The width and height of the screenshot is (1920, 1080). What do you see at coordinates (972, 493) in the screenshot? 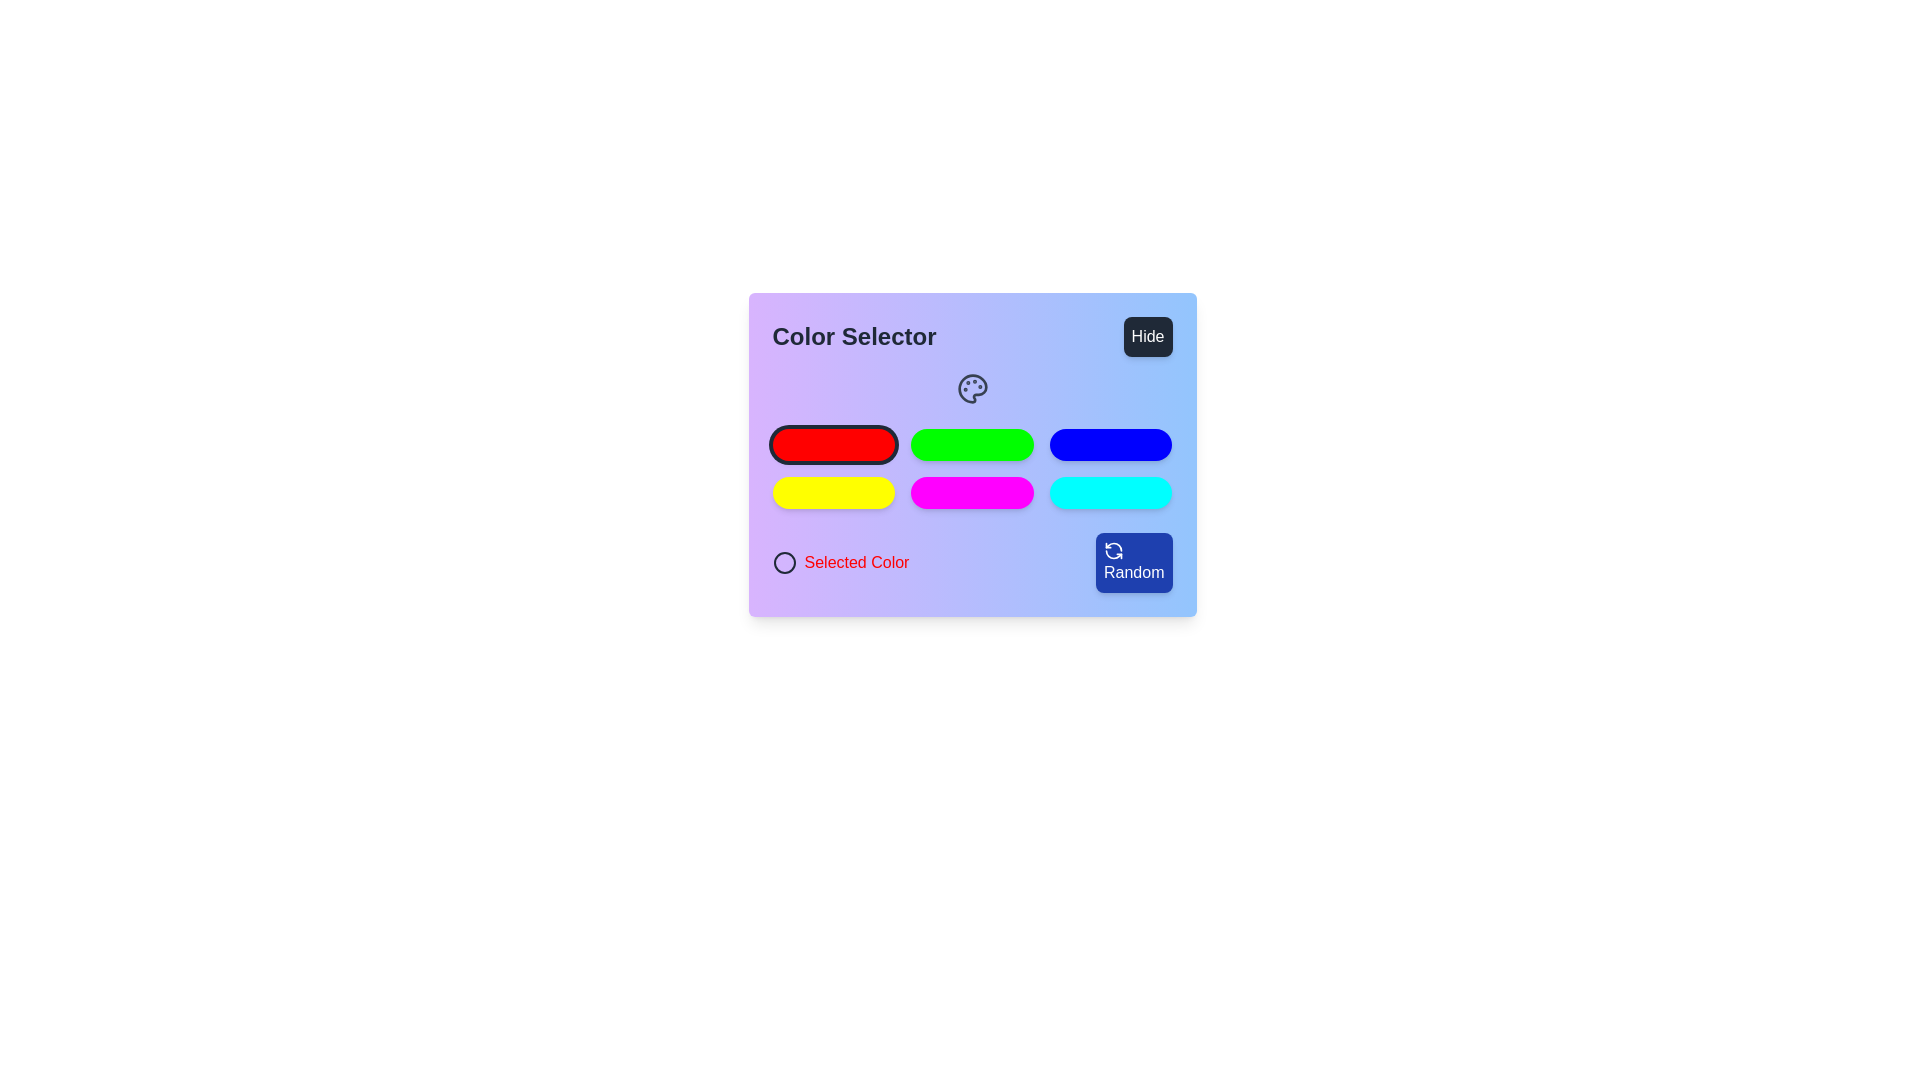
I see `the bright magenta circular button located in the second row, middle column of the grid layout for potential drag-and-drop interactions` at bounding box center [972, 493].